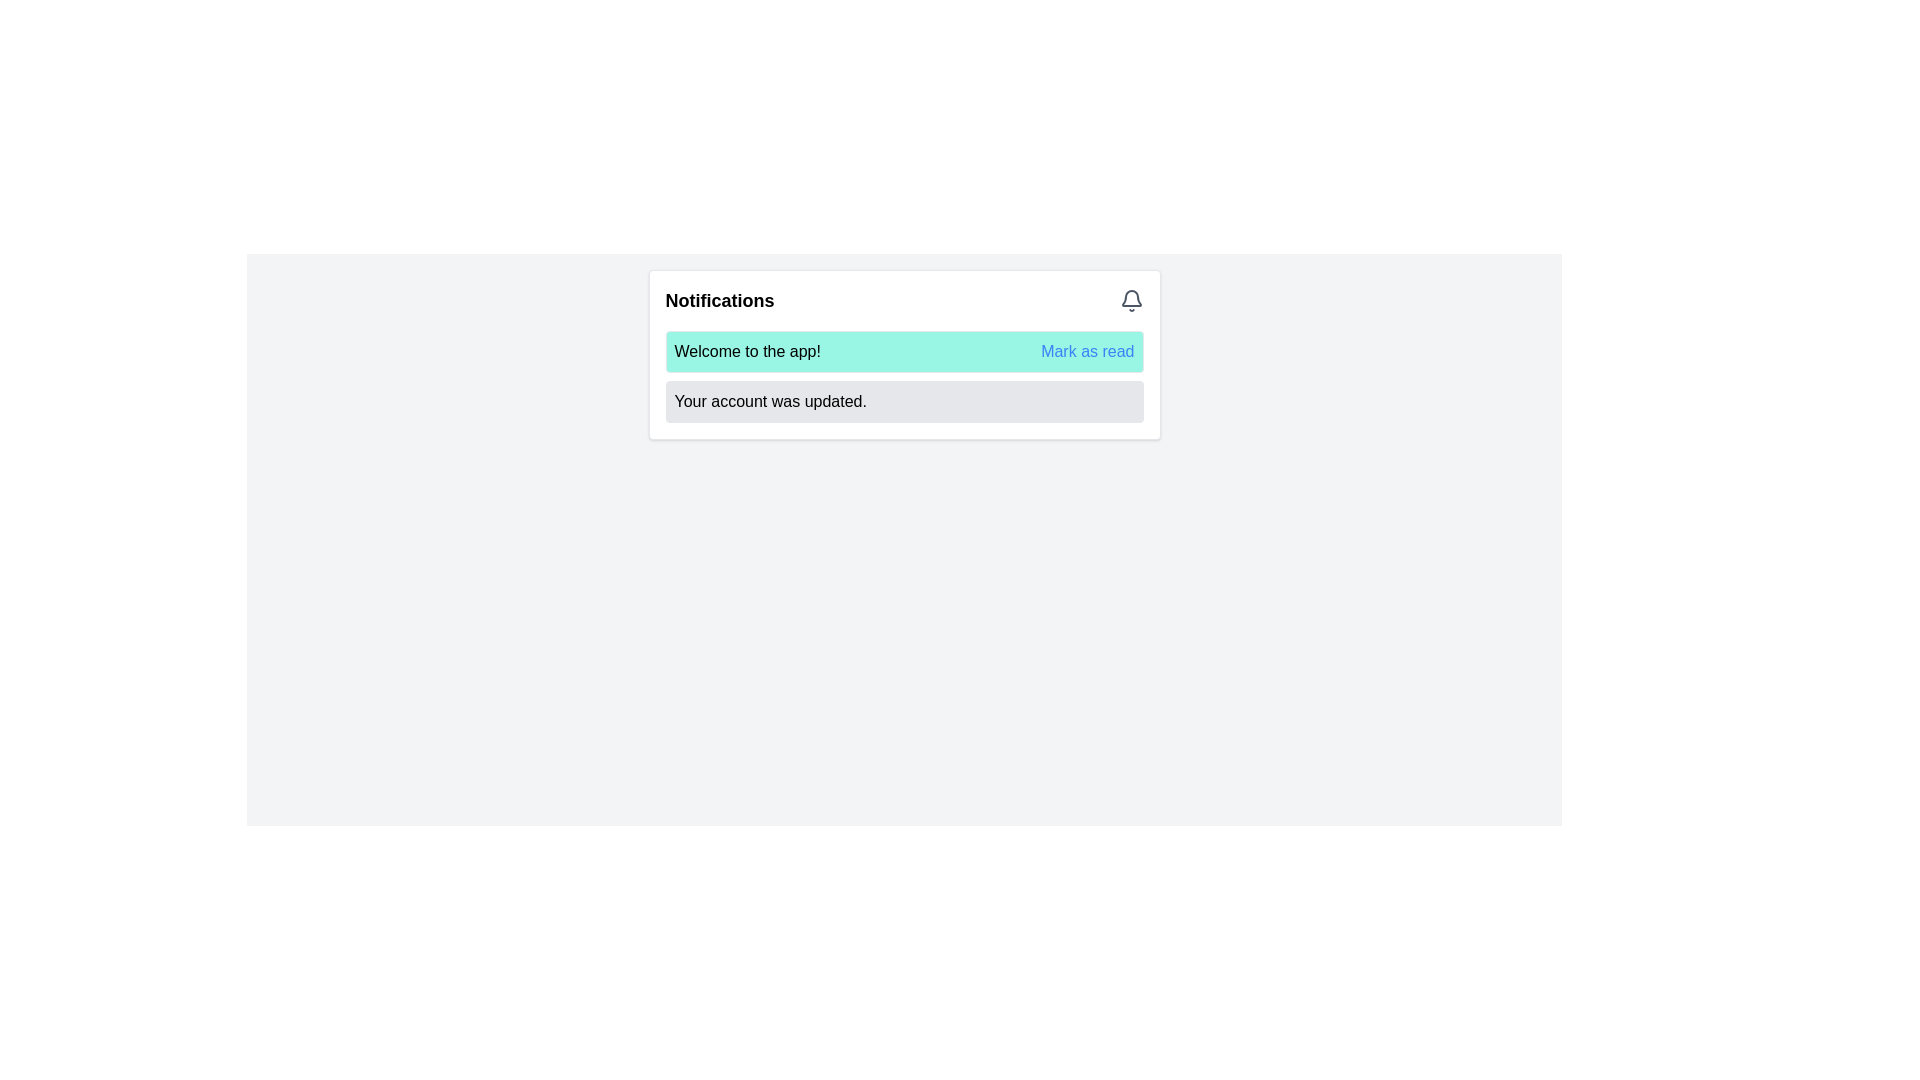 This screenshot has height=1080, width=1920. Describe the element at coordinates (1086, 350) in the screenshot. I see `the 'Mark as read' text link located on the right end of the turquoise notification bar to mark the notification as read` at that location.